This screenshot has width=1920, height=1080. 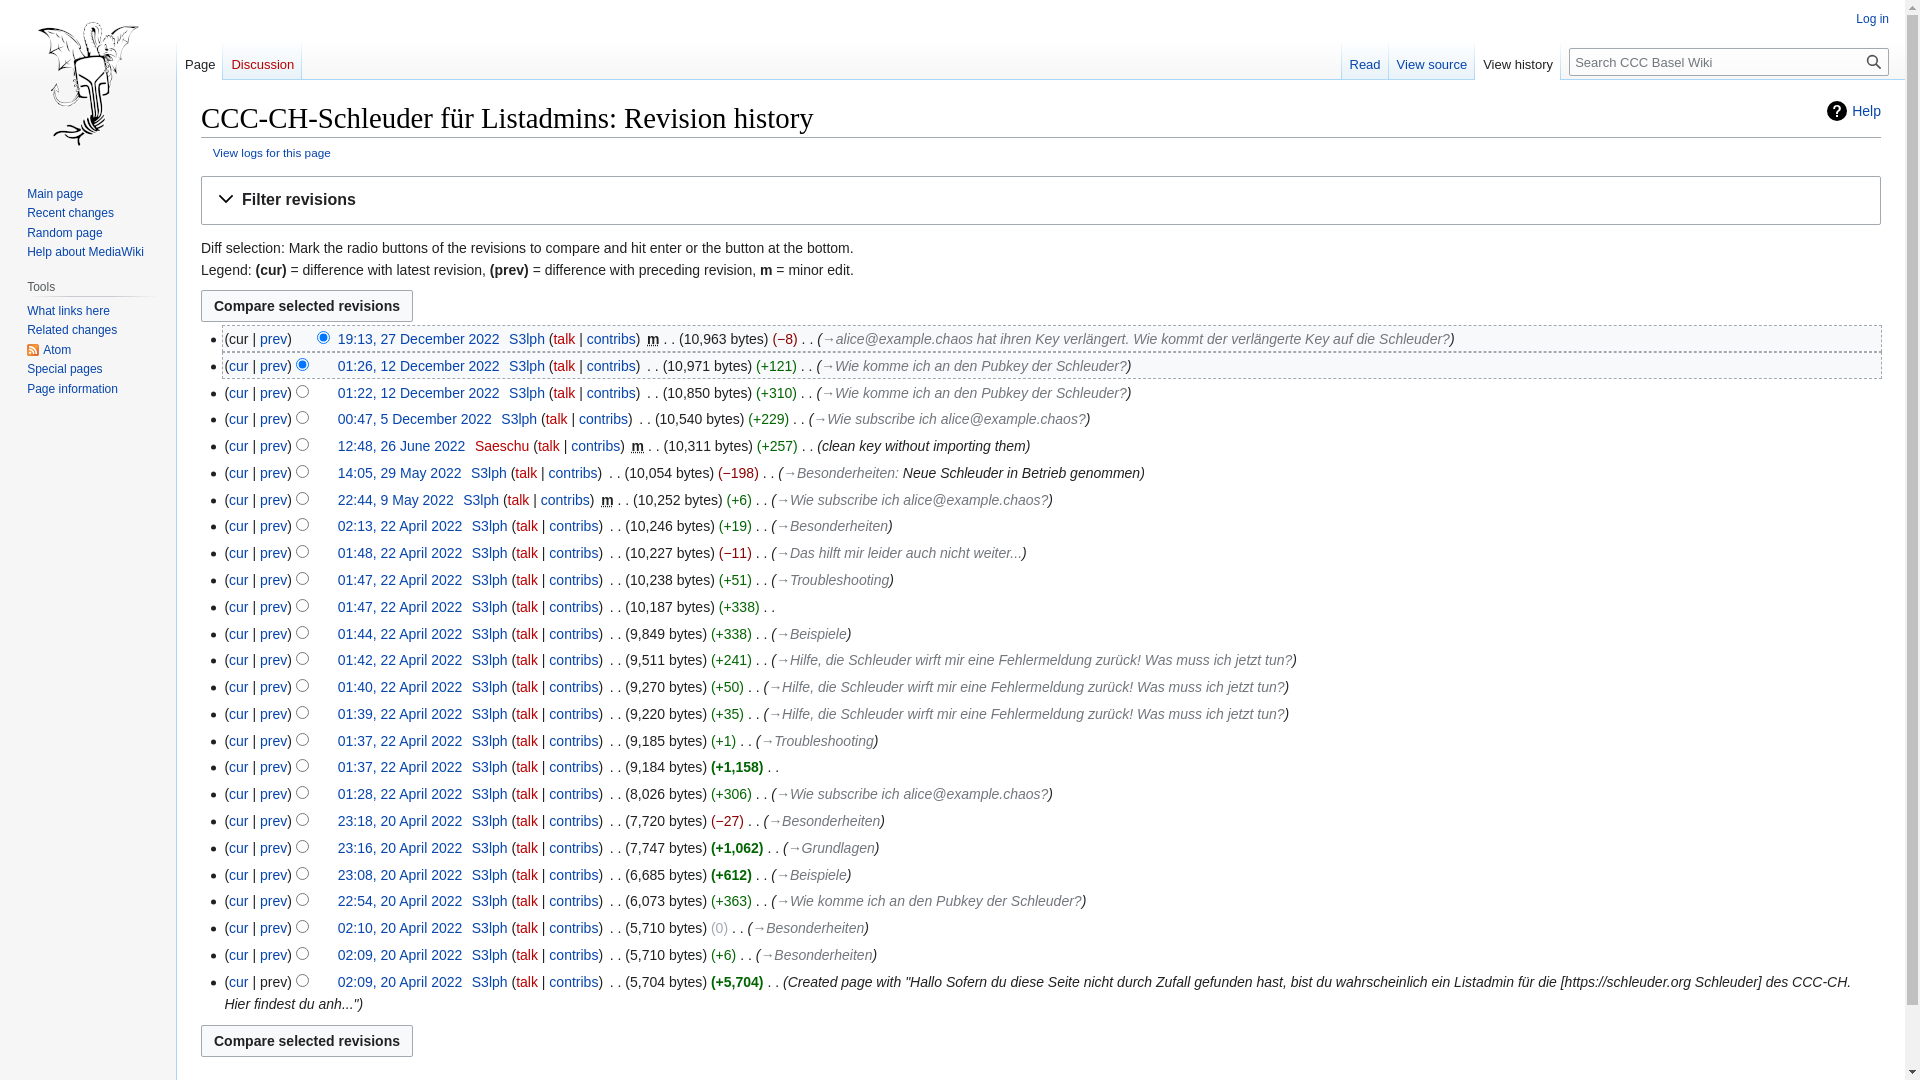 What do you see at coordinates (27, 329) in the screenshot?
I see `'Related changes'` at bounding box center [27, 329].